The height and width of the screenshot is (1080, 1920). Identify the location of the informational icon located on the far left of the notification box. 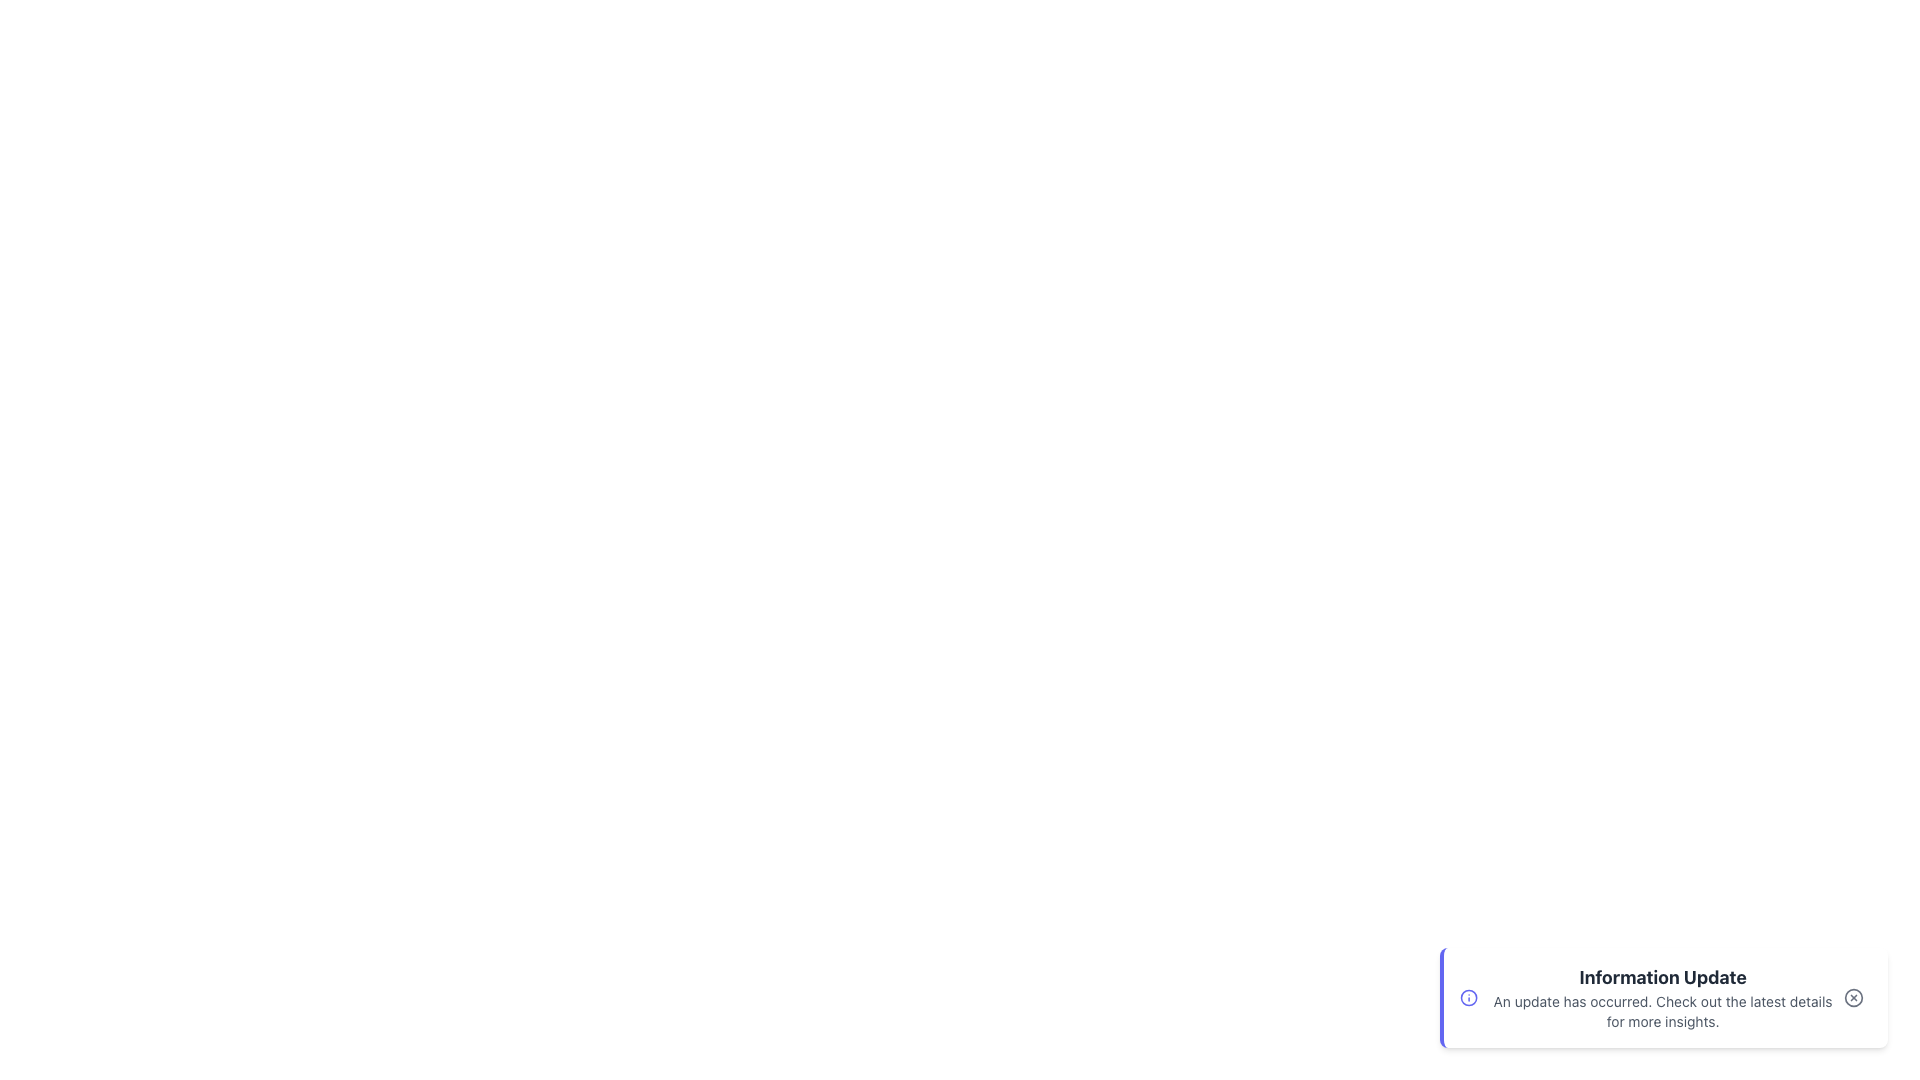
(1469, 998).